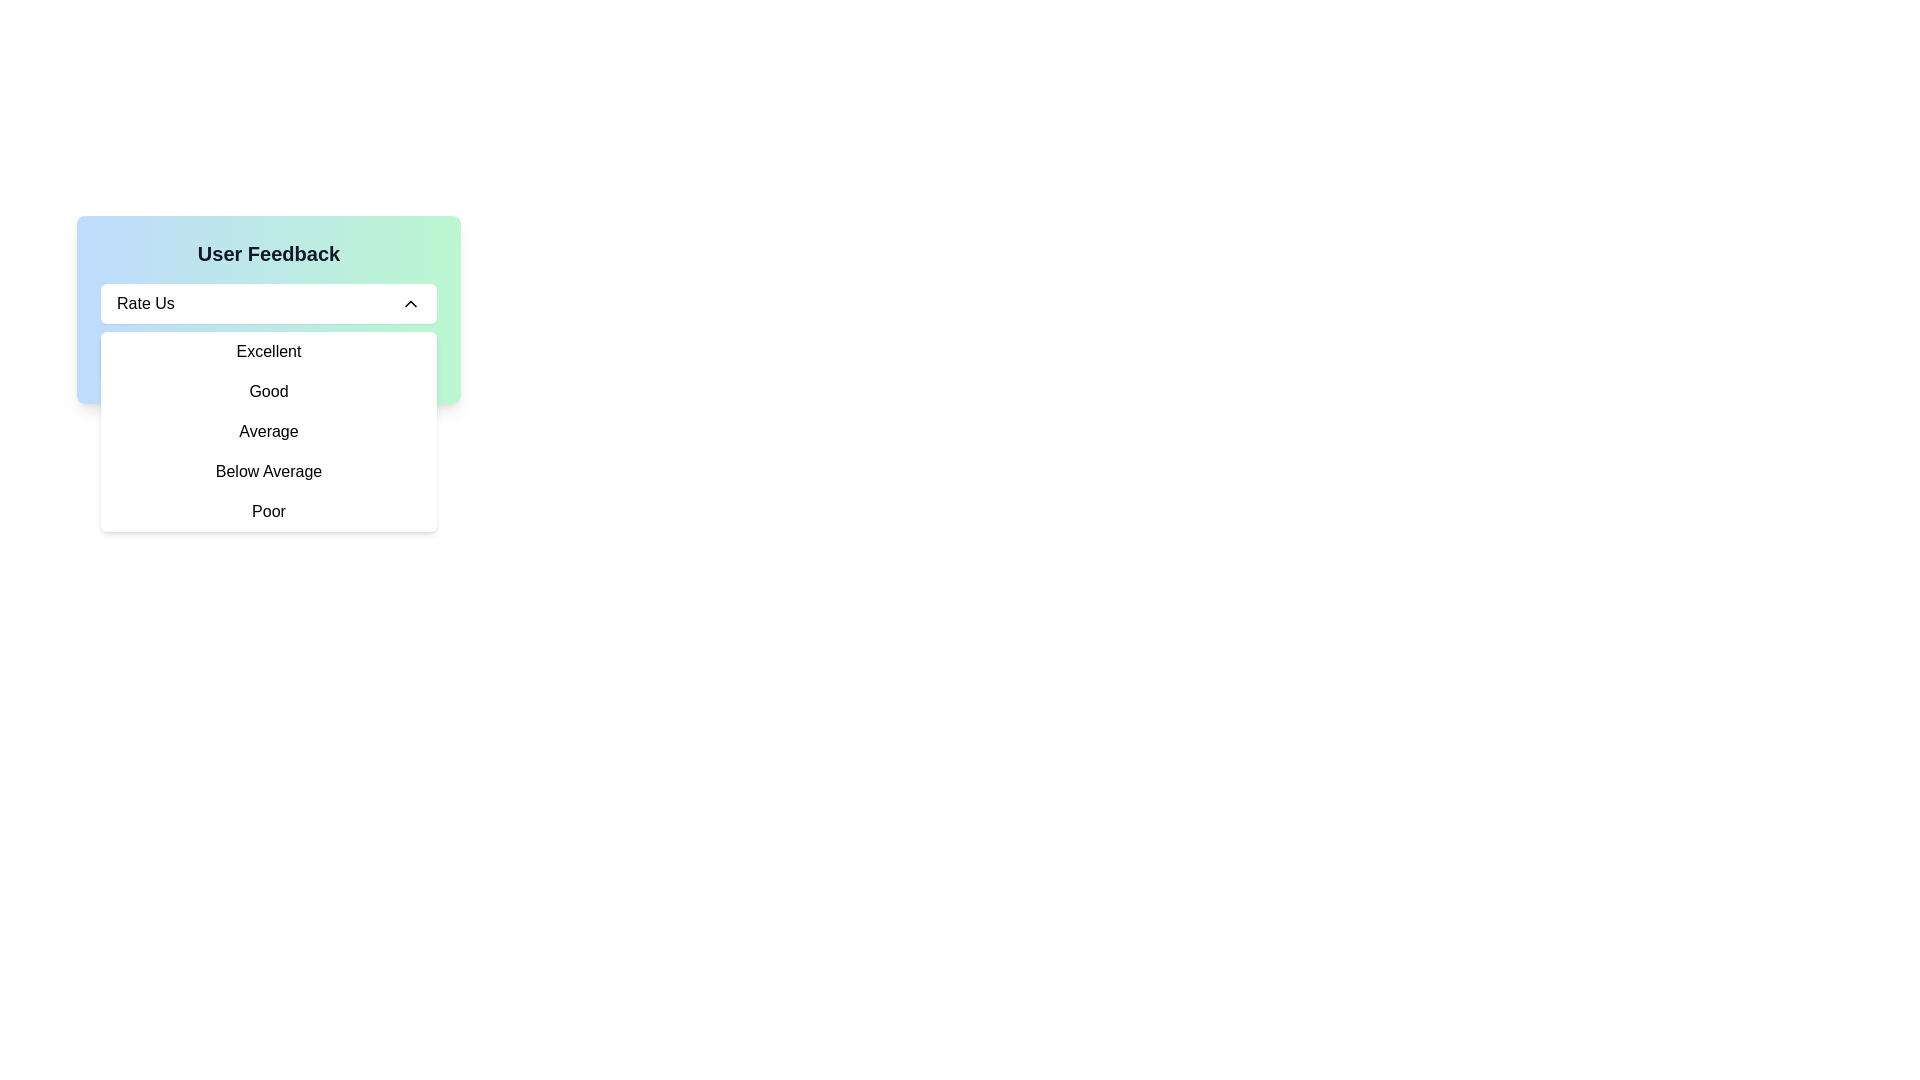 This screenshot has height=1080, width=1920. What do you see at coordinates (267, 431) in the screenshot?
I see `the 'Average' option in the dropdown menu` at bounding box center [267, 431].